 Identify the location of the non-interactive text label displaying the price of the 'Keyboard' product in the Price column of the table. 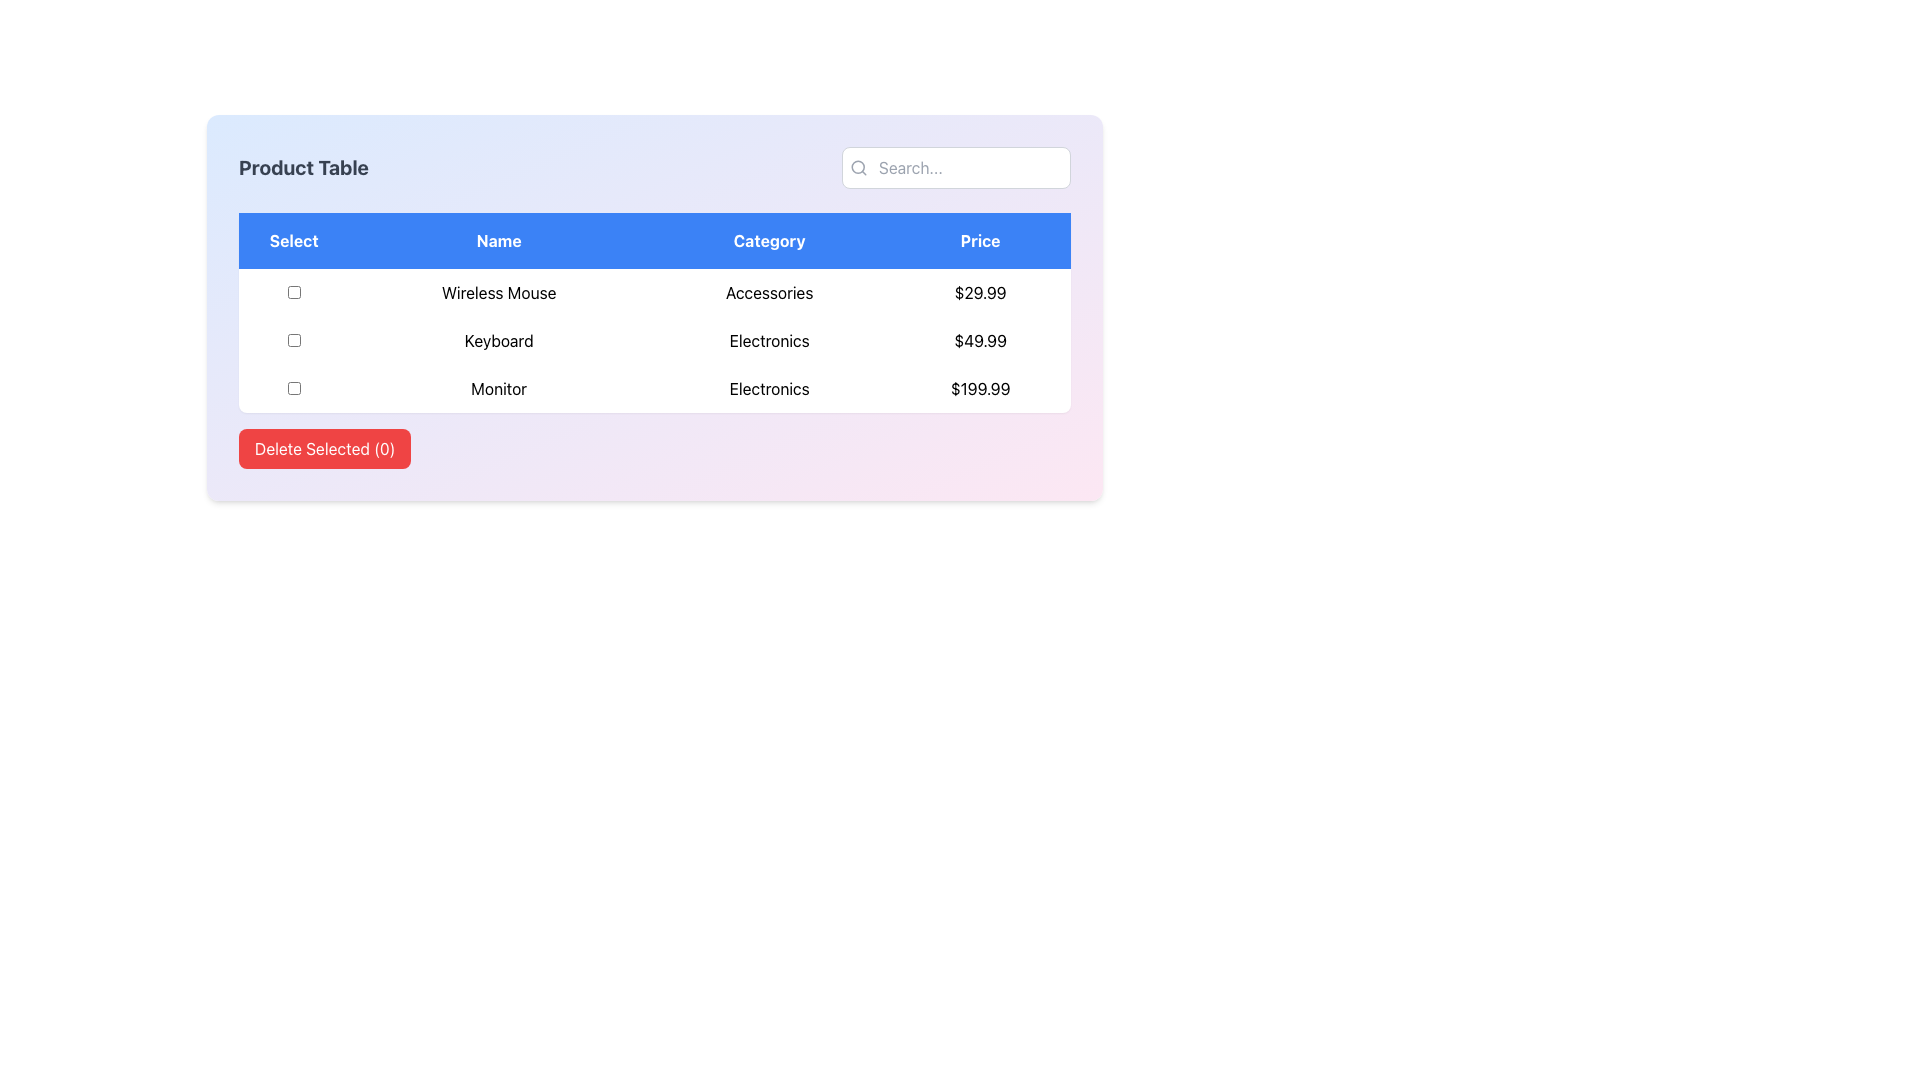
(980, 339).